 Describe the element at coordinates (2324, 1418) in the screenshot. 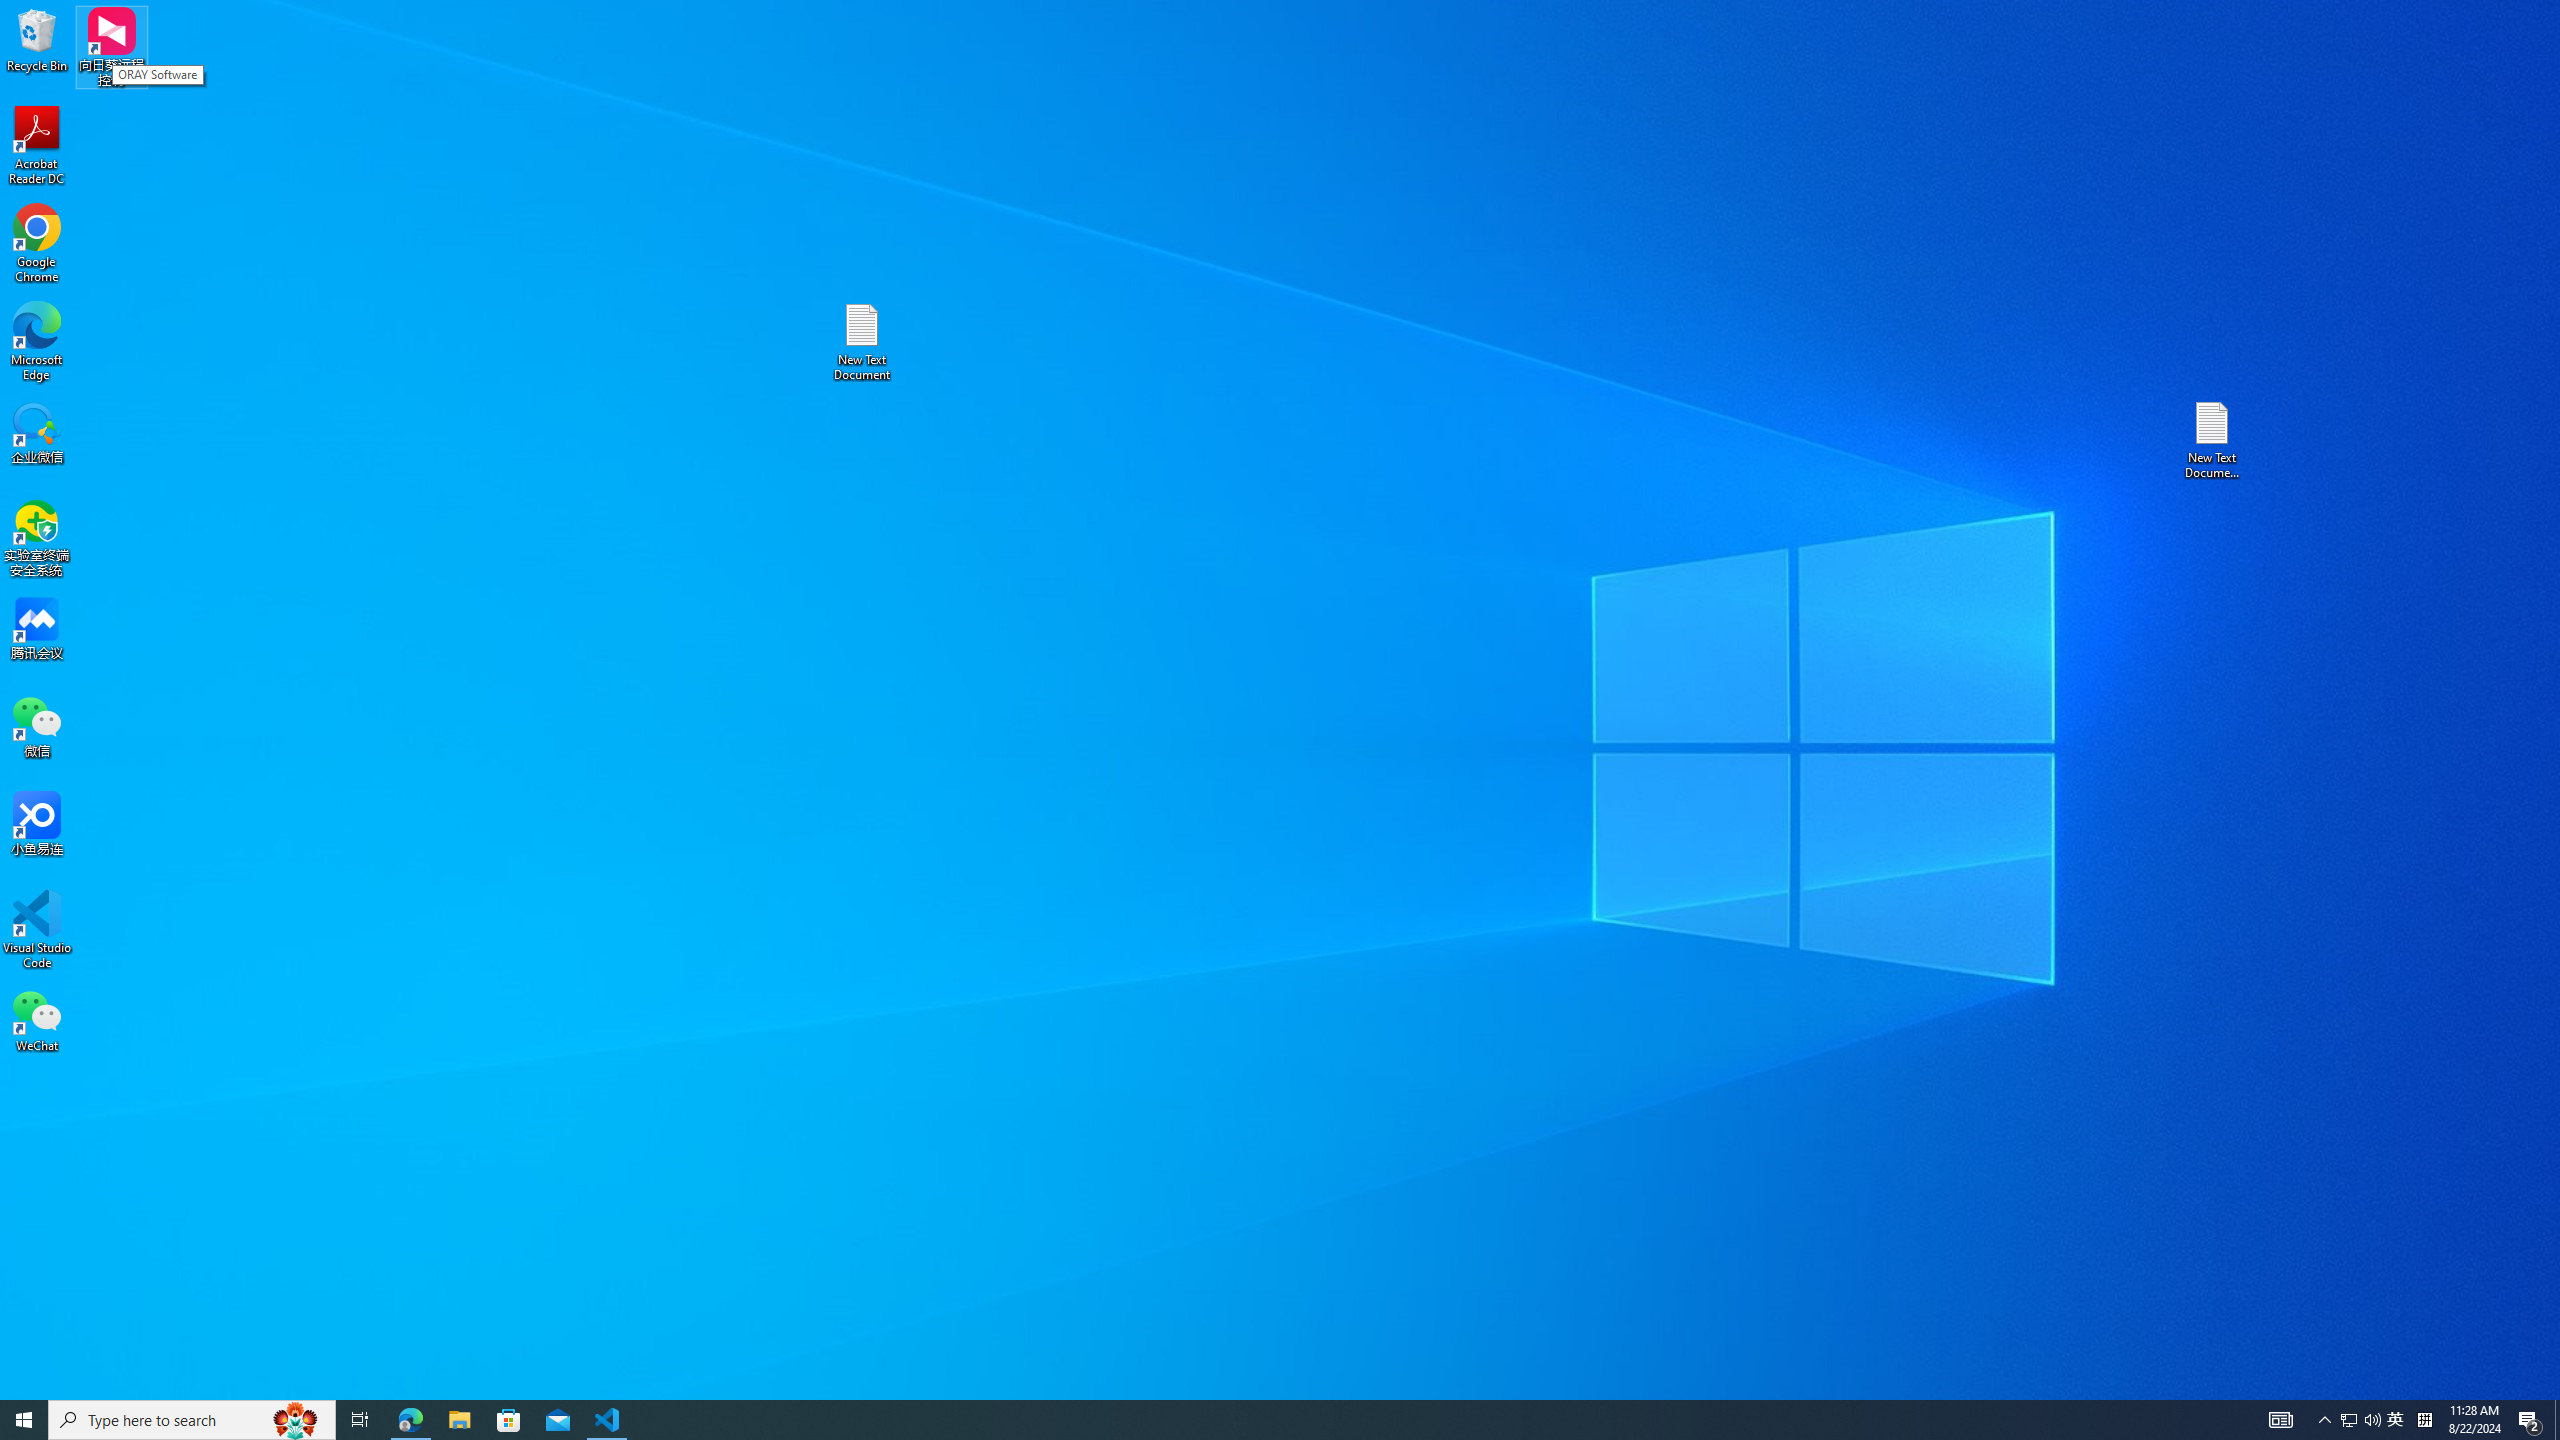

I see `'Notification Chevron'` at that location.